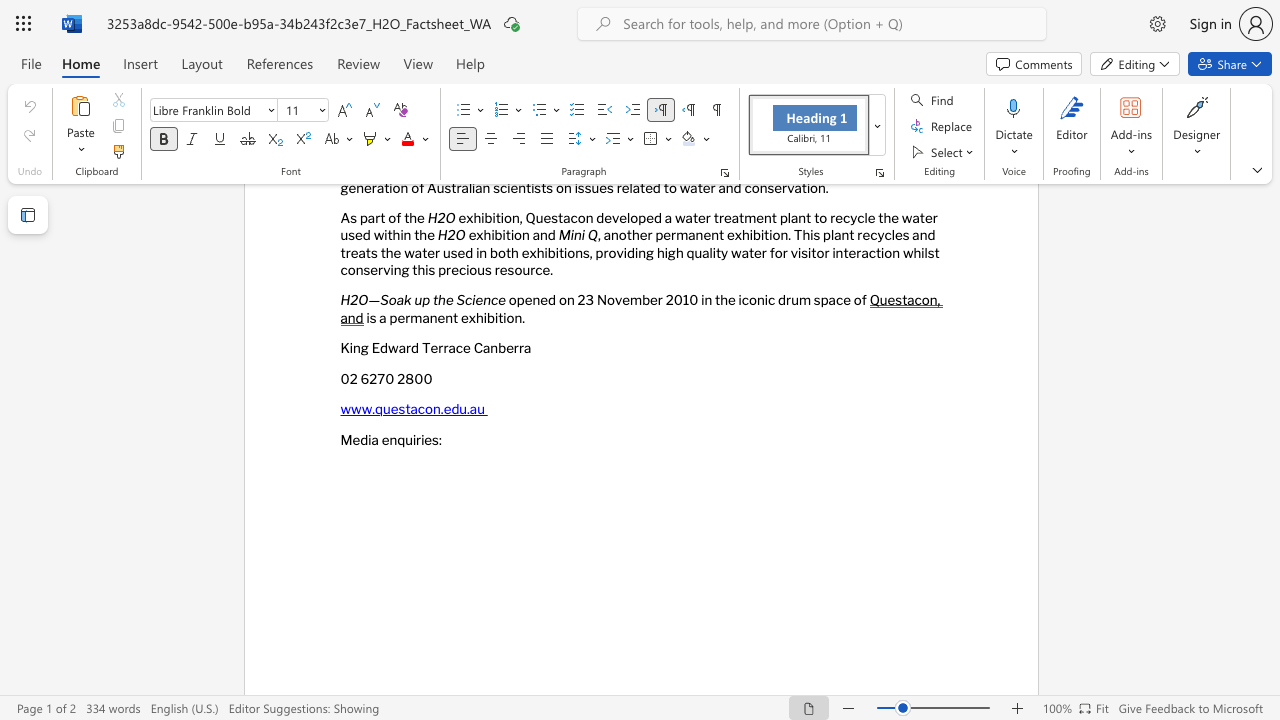 The height and width of the screenshot is (720, 1280). Describe the element at coordinates (404, 438) in the screenshot. I see `the subset text "uir" within the text "Media enquiries:"` at that location.